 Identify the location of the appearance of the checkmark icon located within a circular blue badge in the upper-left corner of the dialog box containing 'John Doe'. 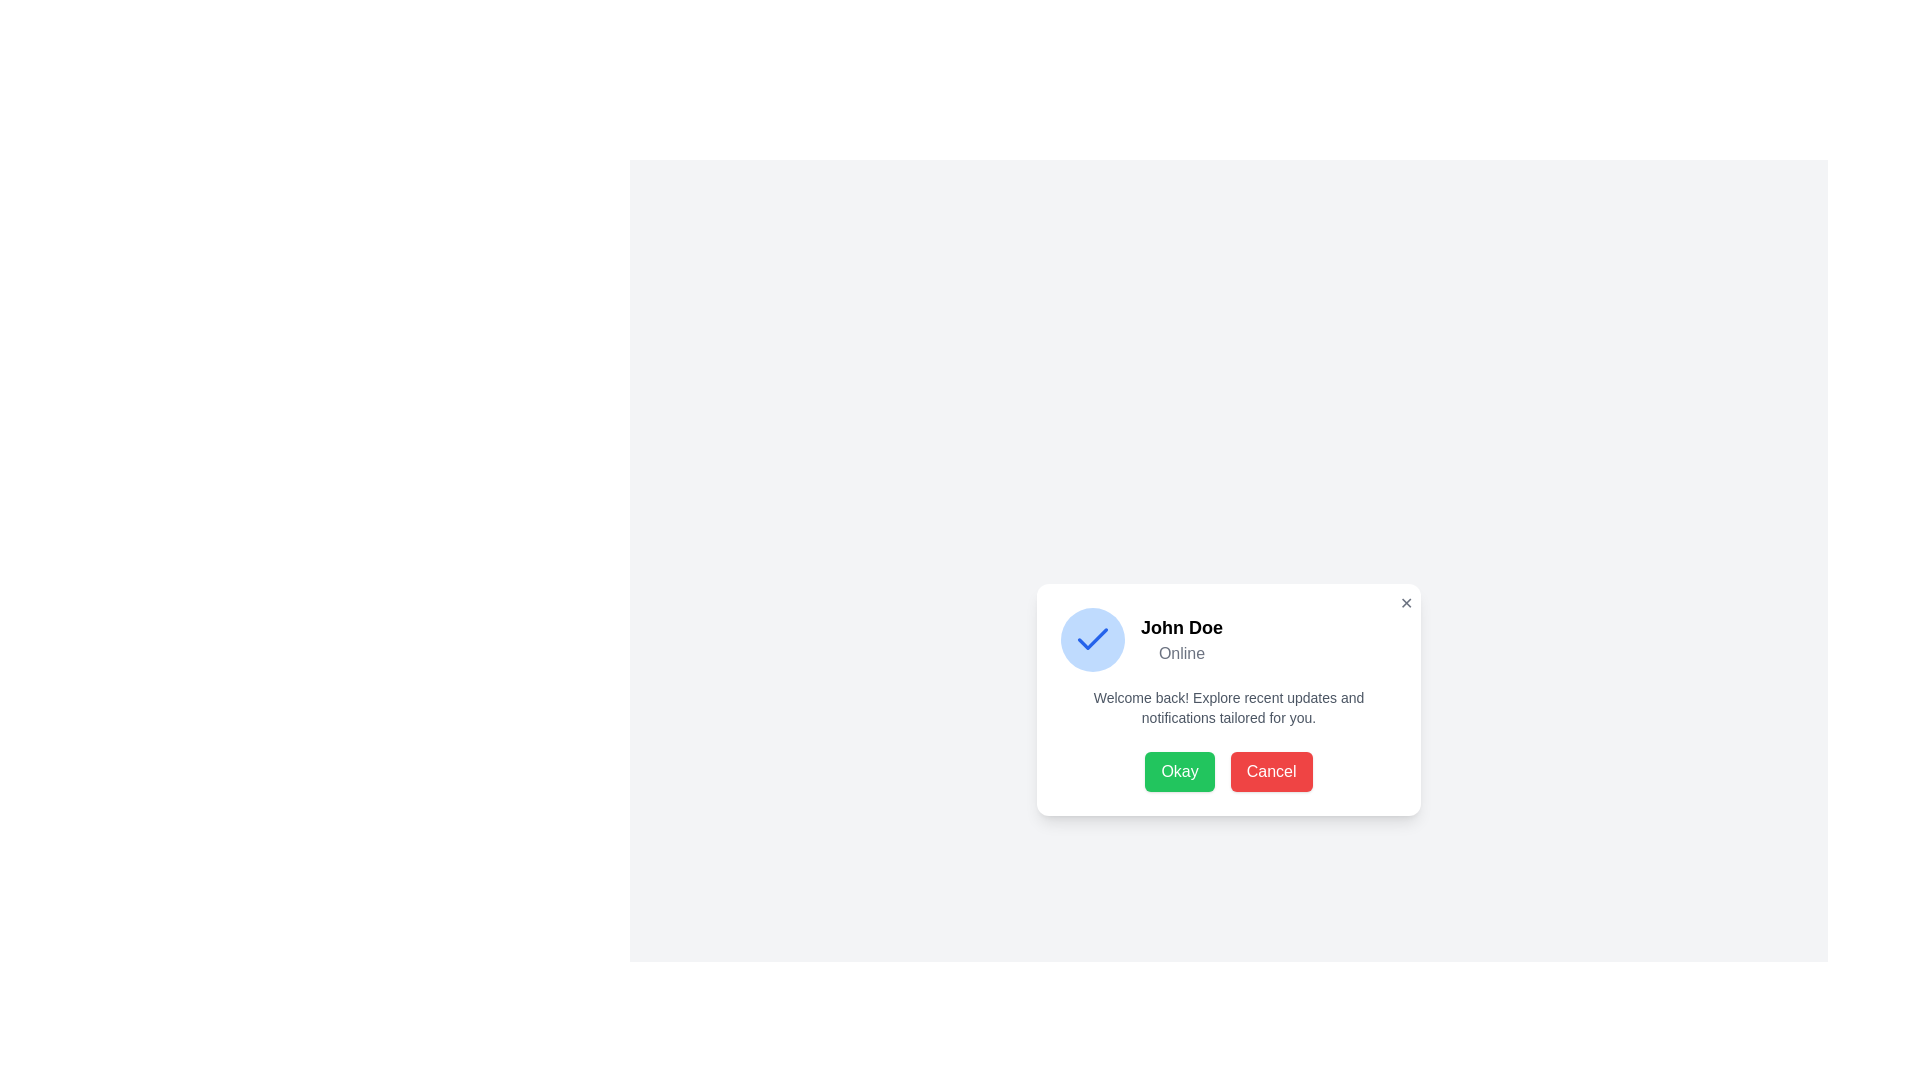
(1092, 639).